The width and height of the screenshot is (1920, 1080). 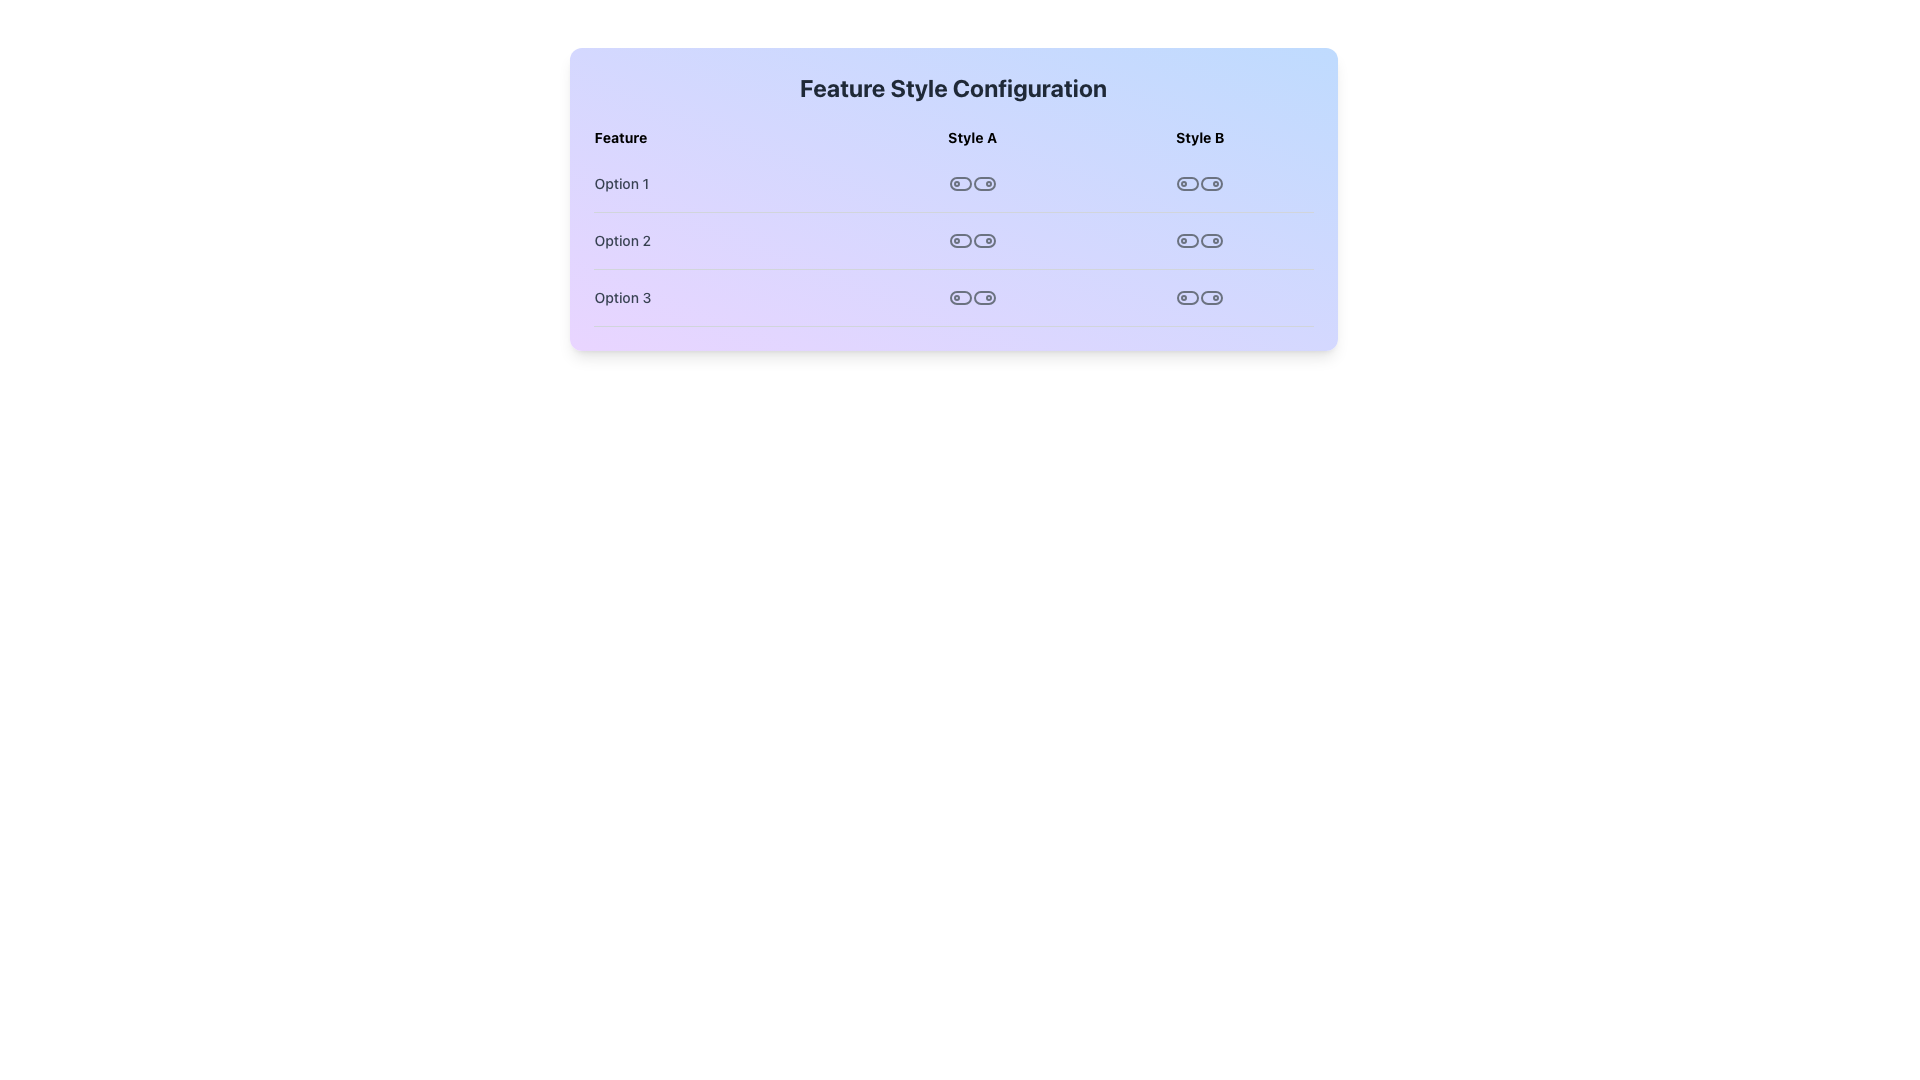 What do you see at coordinates (960, 239) in the screenshot?
I see `the toggle switch located in the second row of the table under the 'Style A' column` at bounding box center [960, 239].